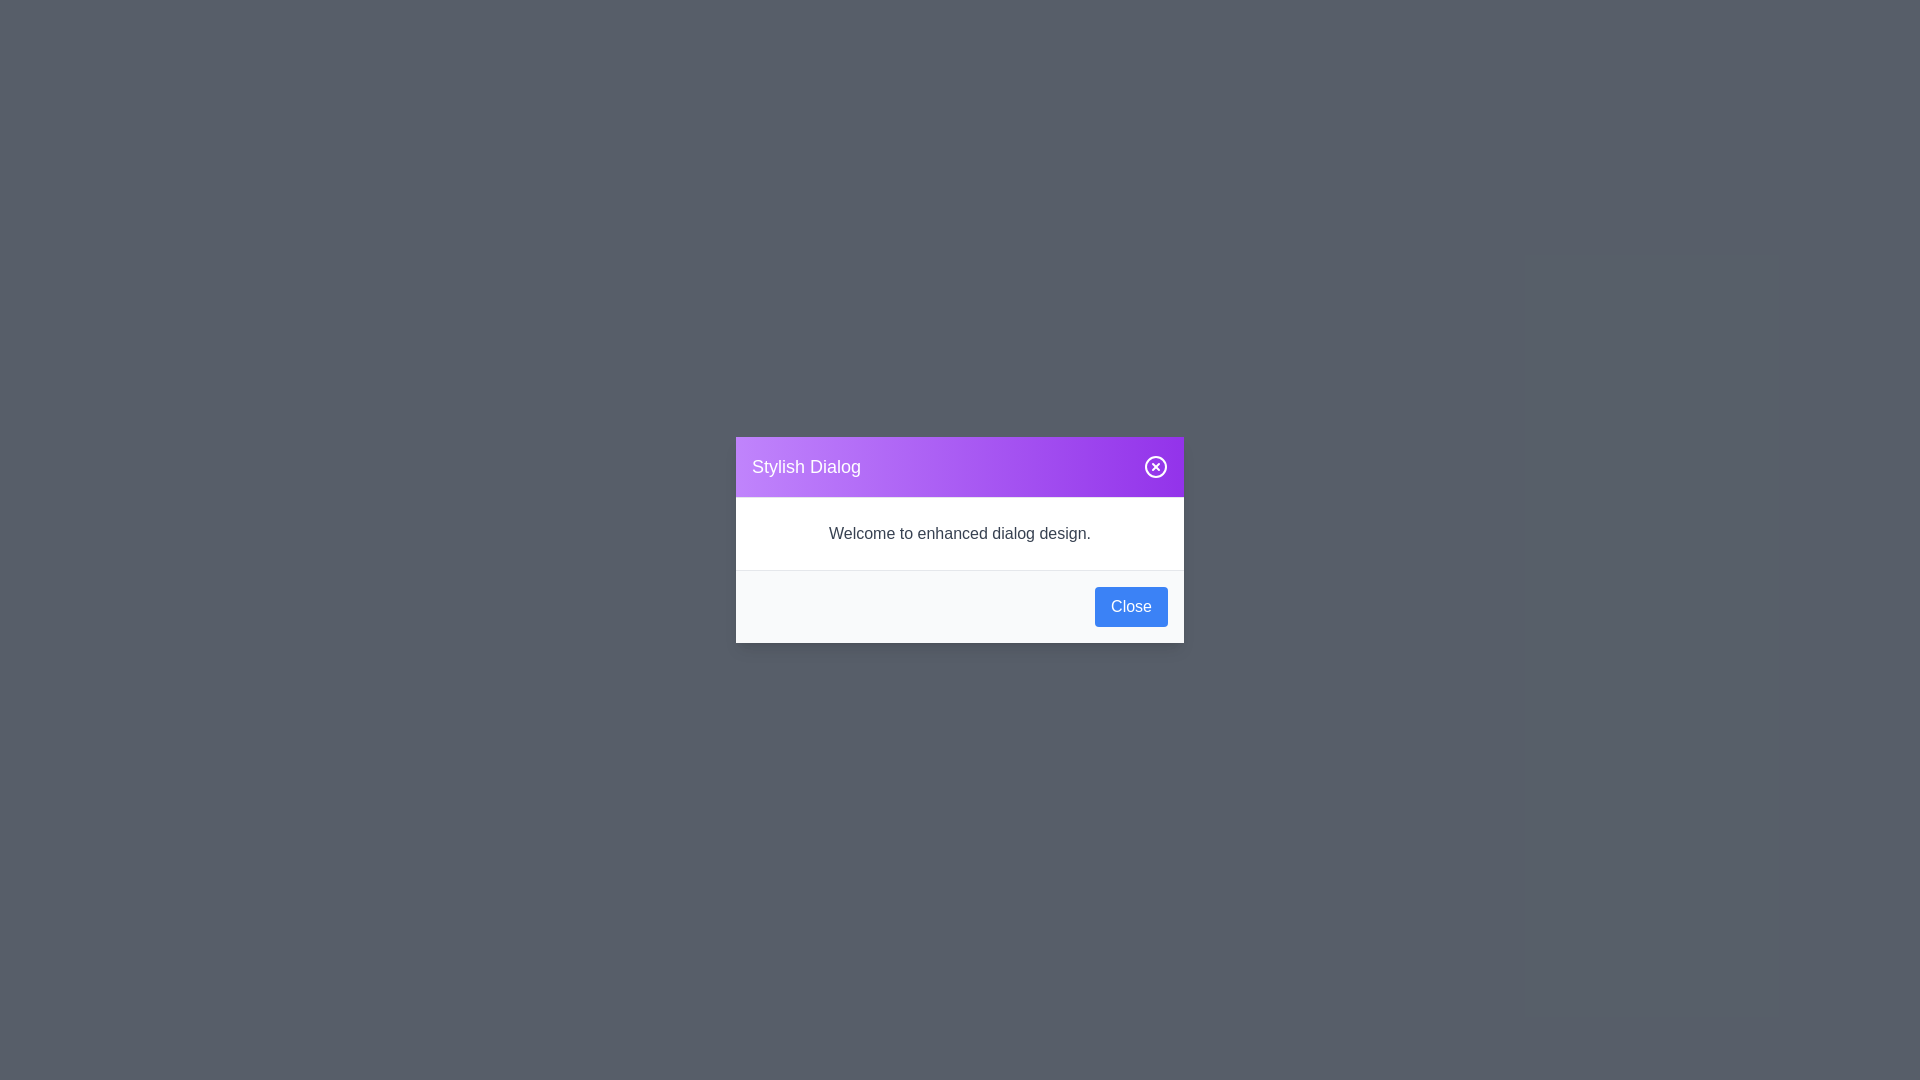  I want to click on the informational text label within the 'Stylish Dialog' modal, which is centered below the purple header and above the 'Close' button, so click(960, 532).